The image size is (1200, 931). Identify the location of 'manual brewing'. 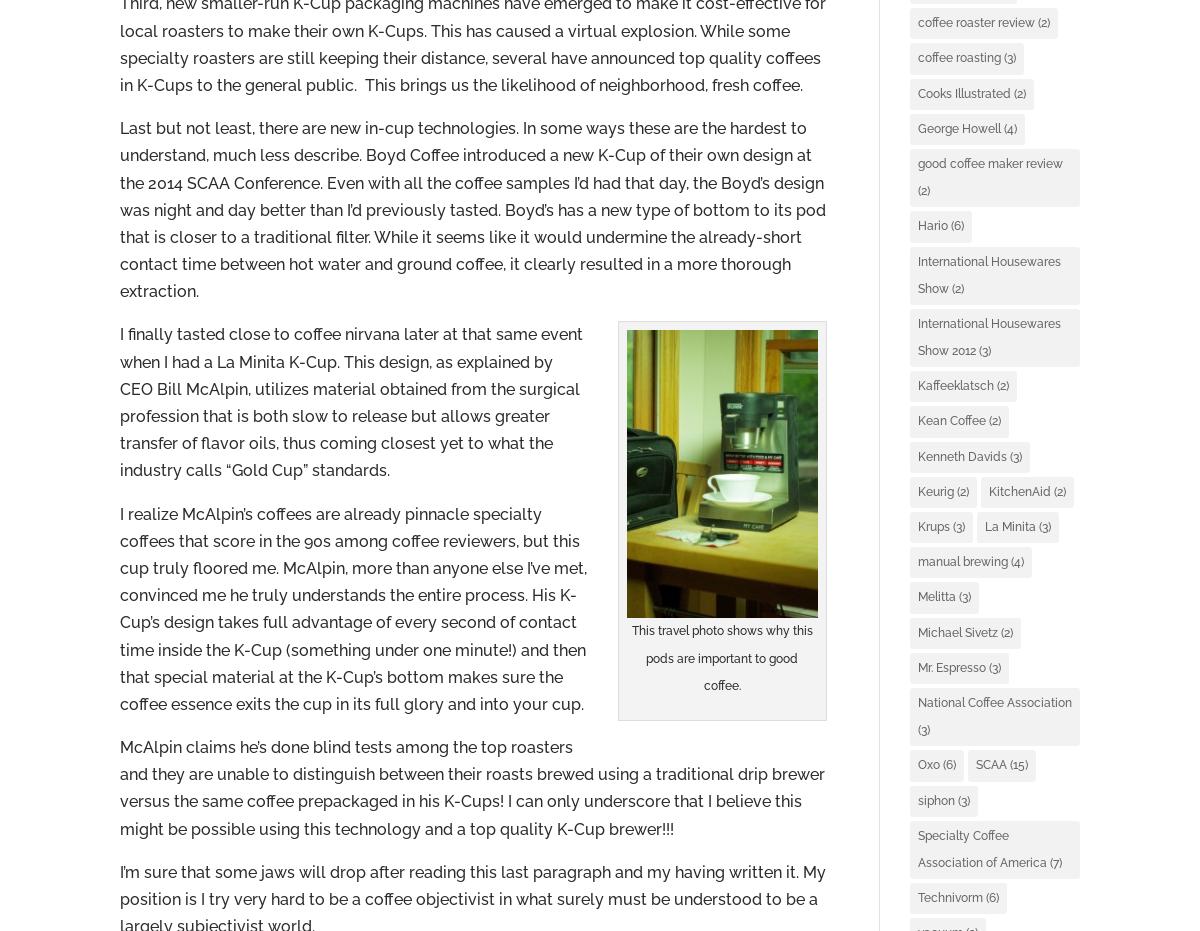
(917, 561).